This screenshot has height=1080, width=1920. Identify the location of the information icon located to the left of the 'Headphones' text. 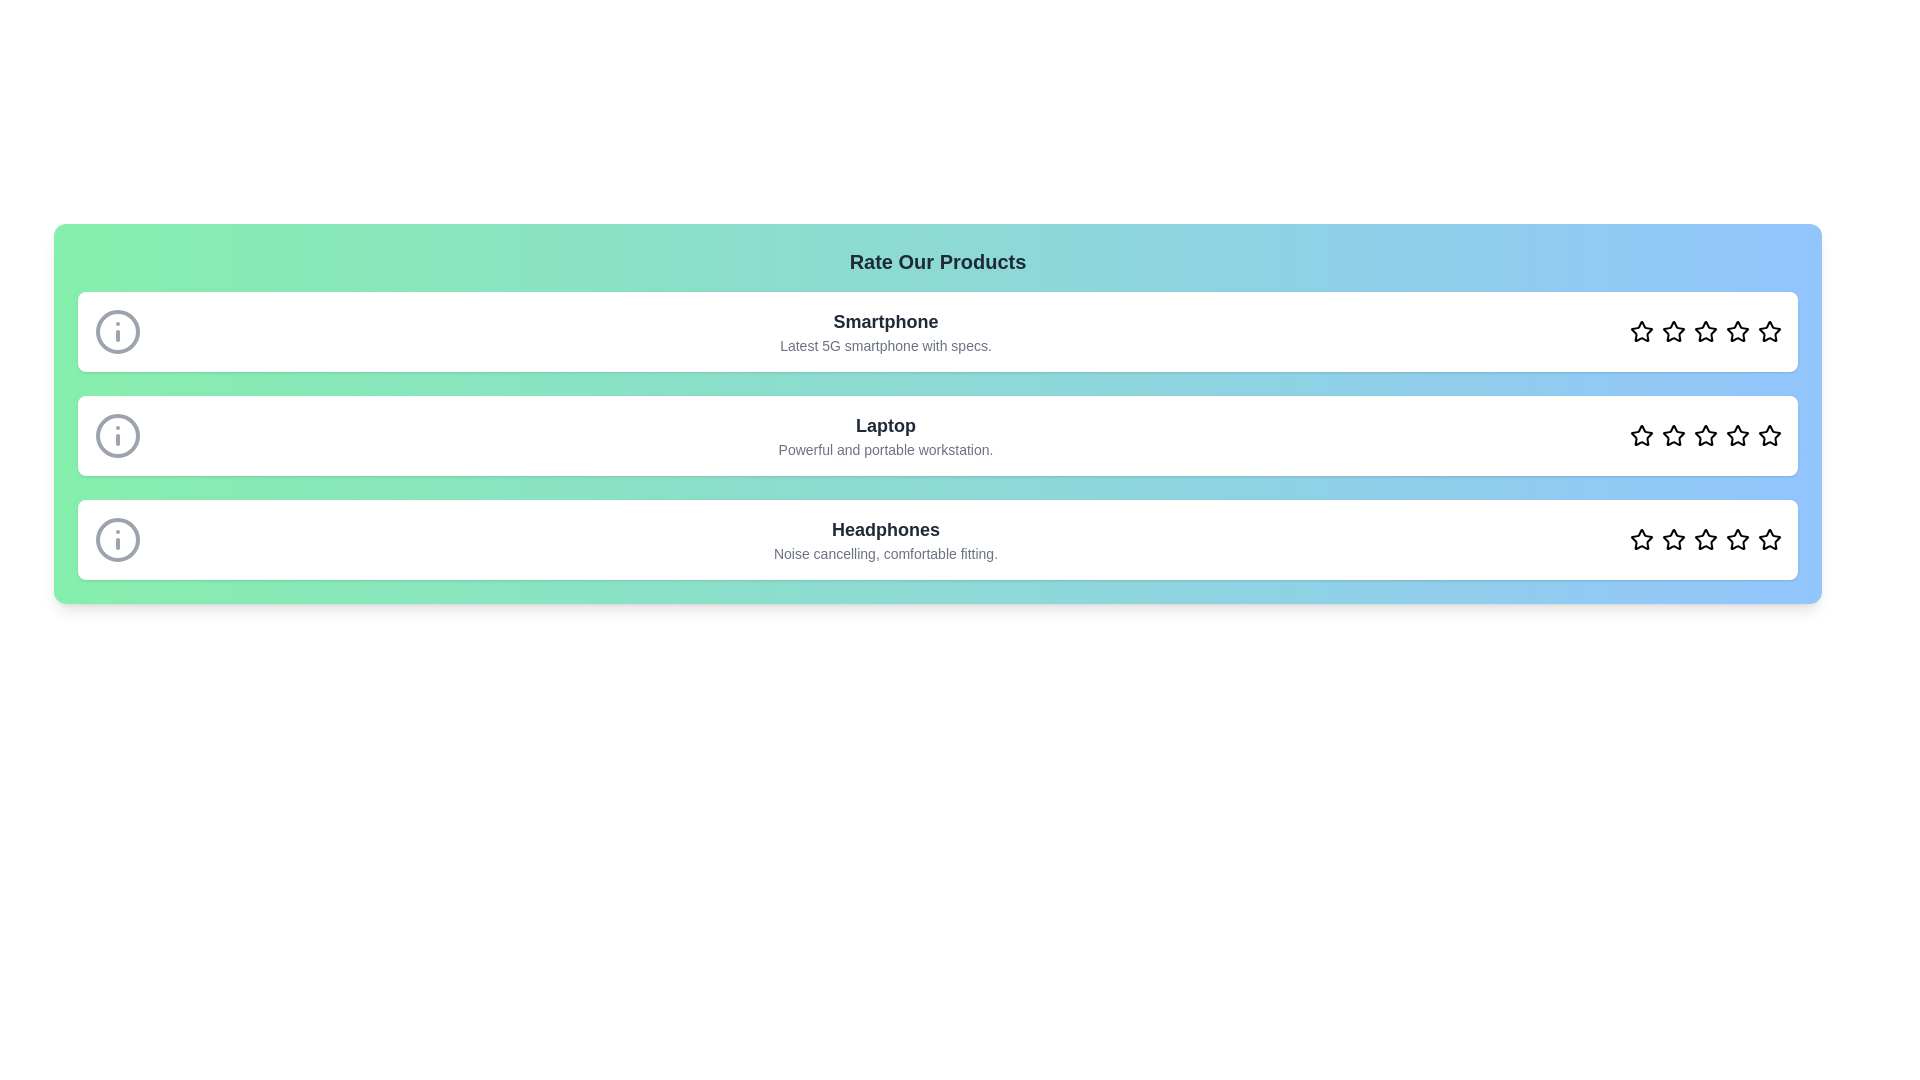
(117, 540).